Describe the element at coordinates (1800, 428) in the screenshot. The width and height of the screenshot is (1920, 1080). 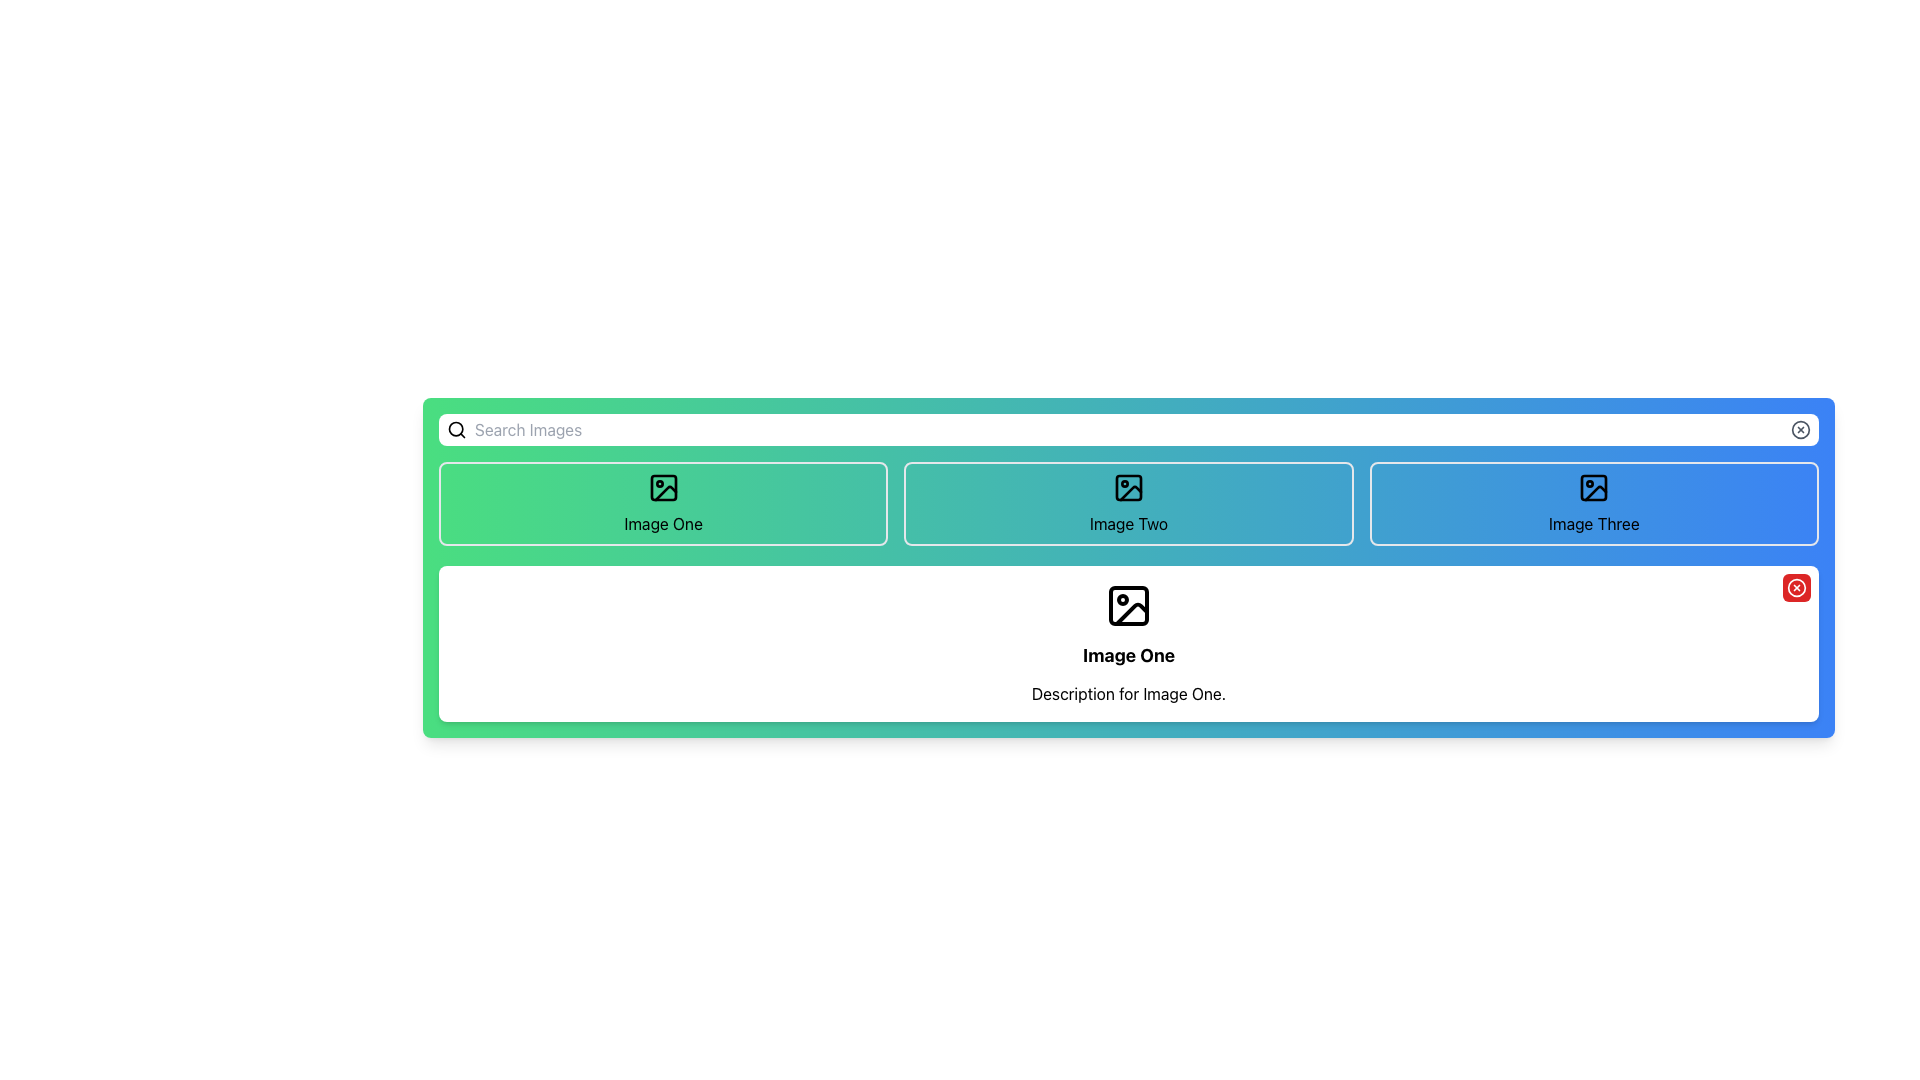
I see `the Icon Button located at the top-right corner of the layout` at that location.